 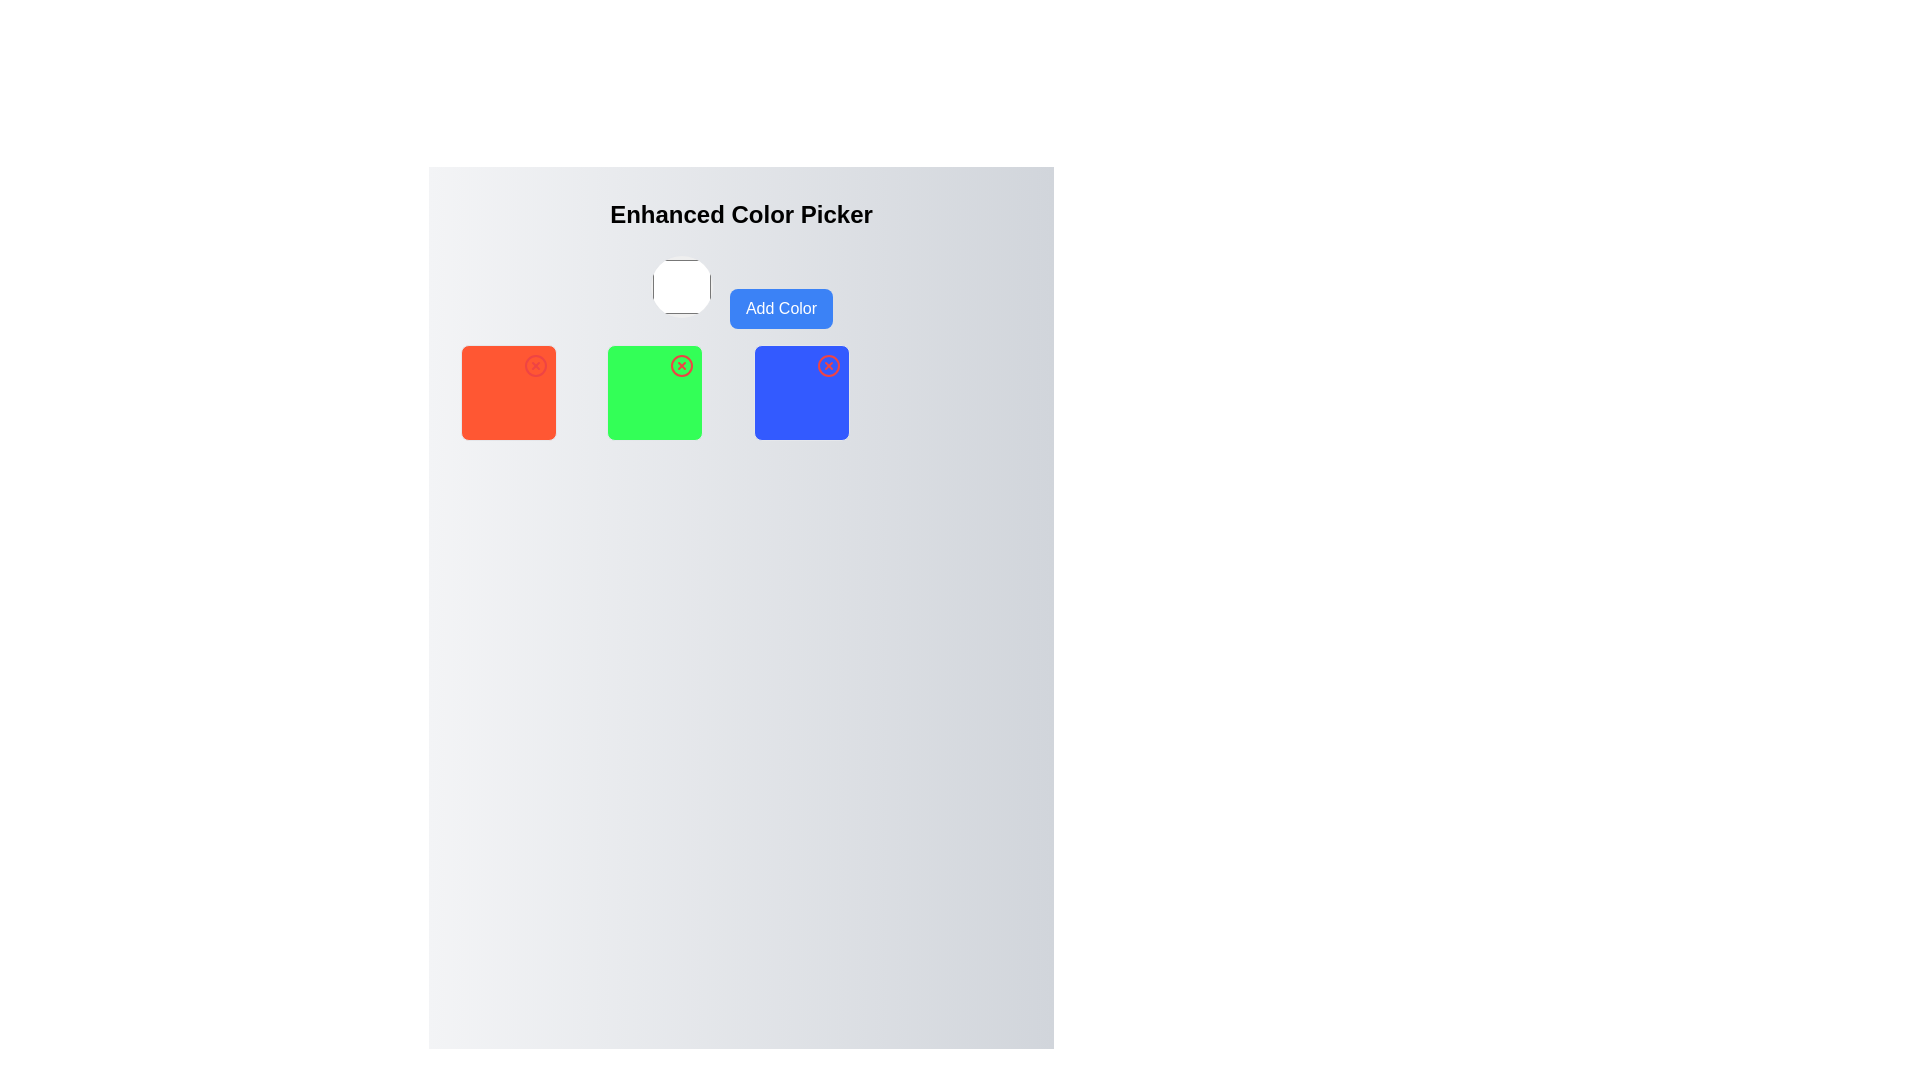 I want to click on the interactive color selection box, which has a removal option, so click(x=655, y=393).